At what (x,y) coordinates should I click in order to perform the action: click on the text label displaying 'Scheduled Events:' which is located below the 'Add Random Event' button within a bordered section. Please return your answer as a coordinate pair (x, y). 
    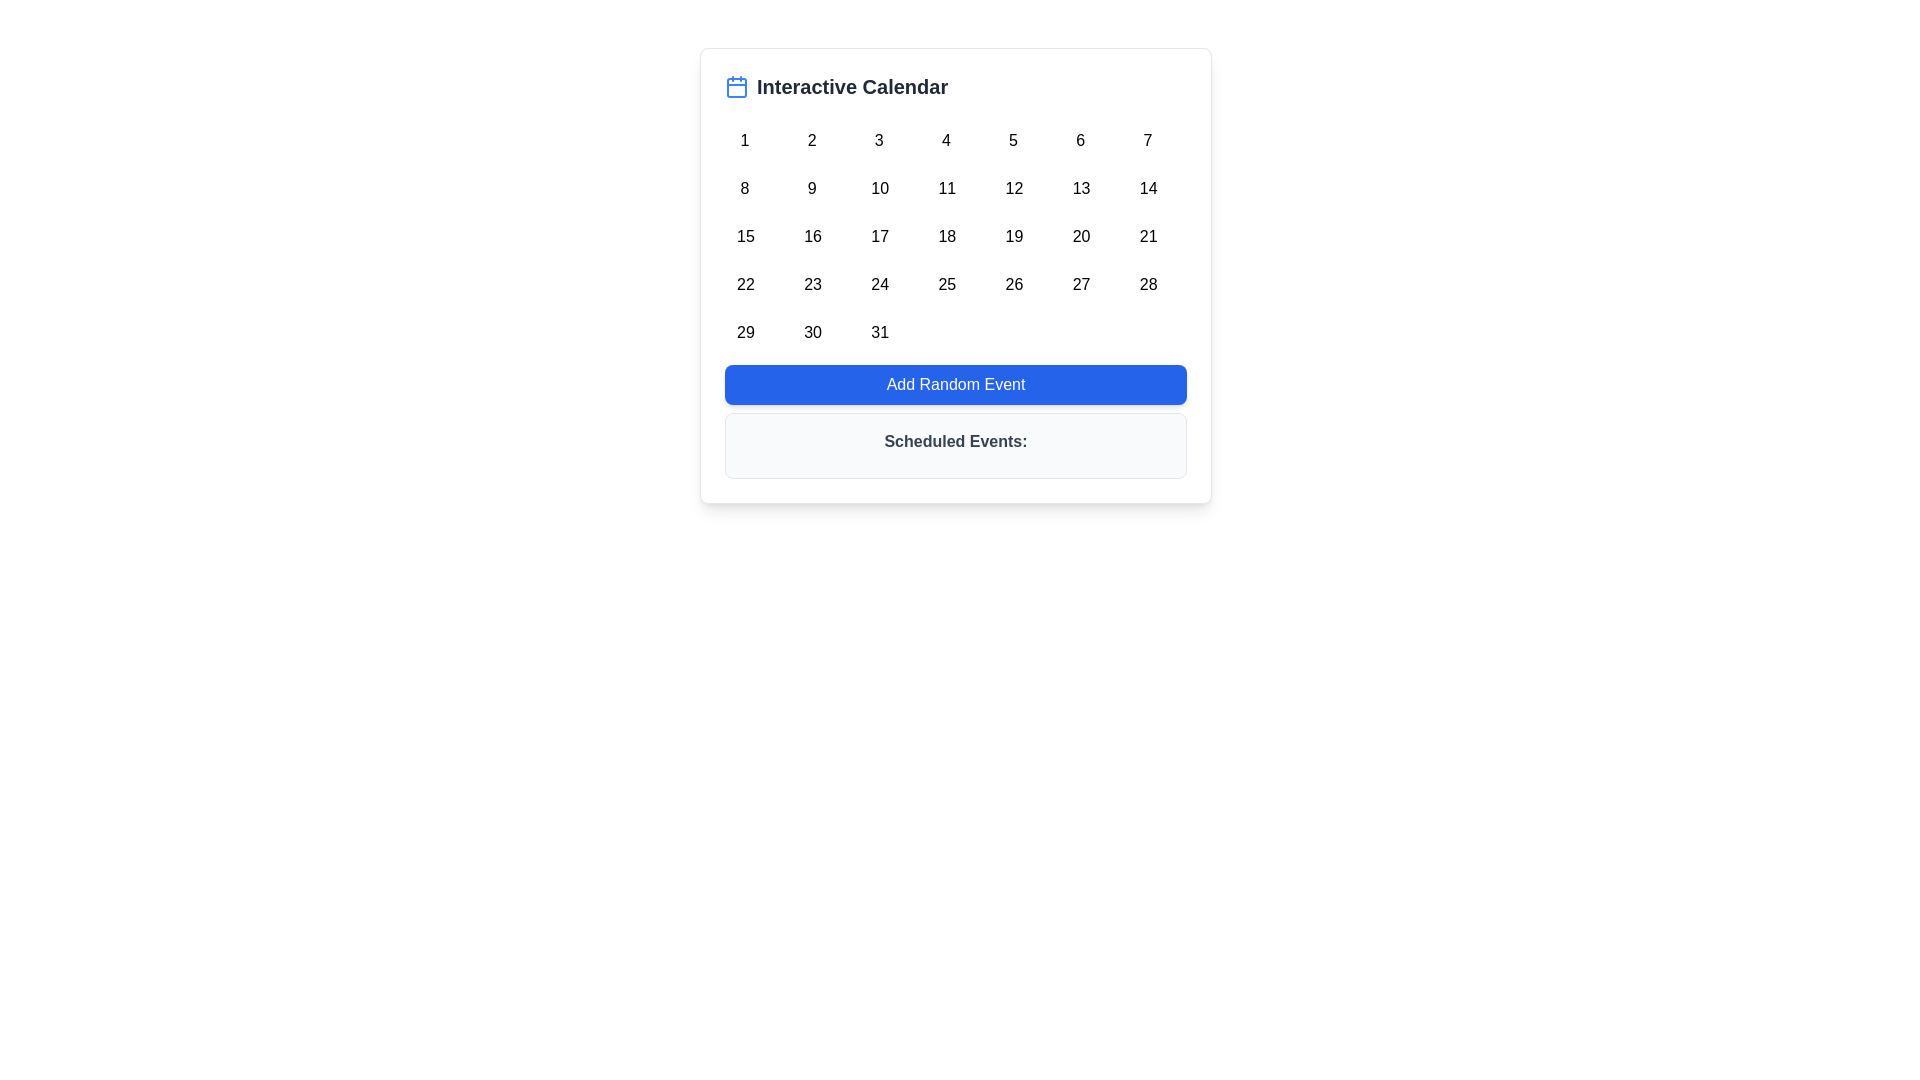
    Looking at the image, I should click on (954, 441).